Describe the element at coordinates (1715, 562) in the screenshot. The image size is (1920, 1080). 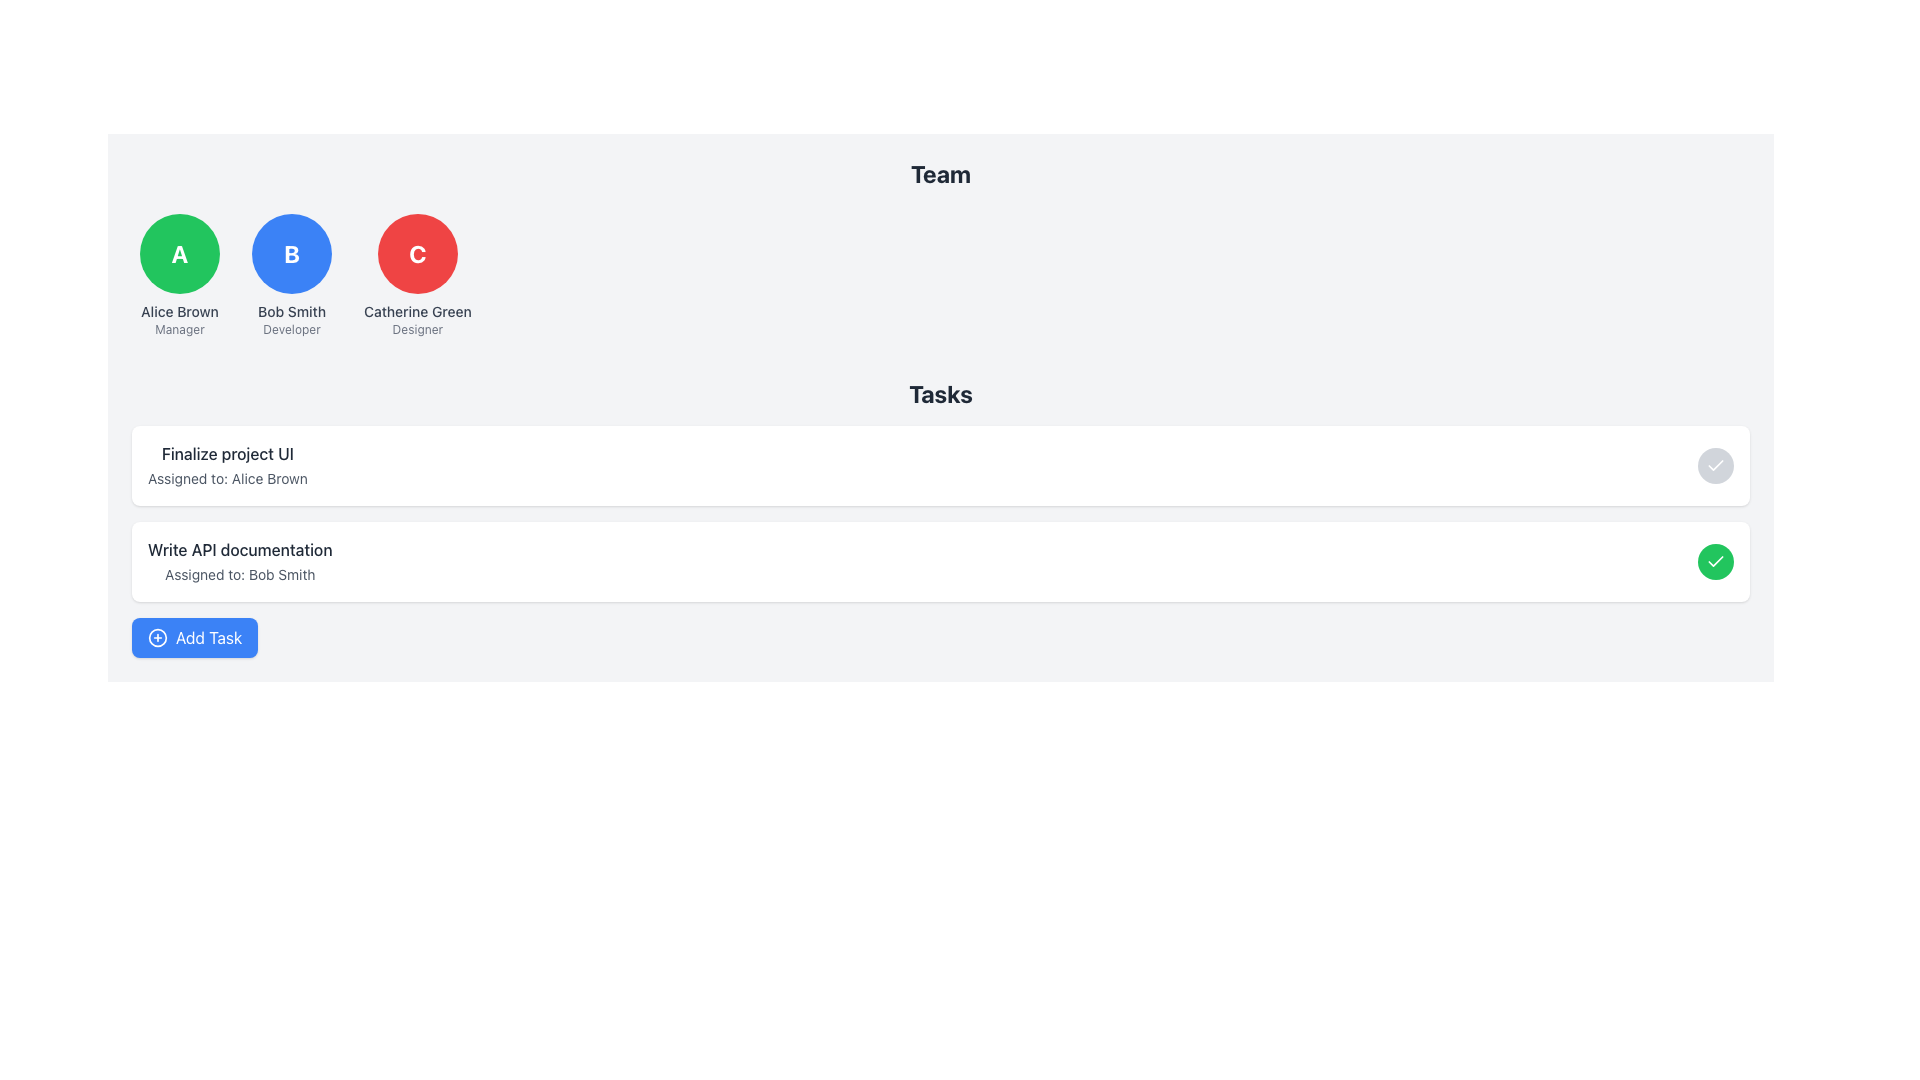
I see `the SVG icon that indicates the completion status of the task labeled 'Write API documentation' in the 'Tasks' section, located inside the green circle at the far-right end` at that location.